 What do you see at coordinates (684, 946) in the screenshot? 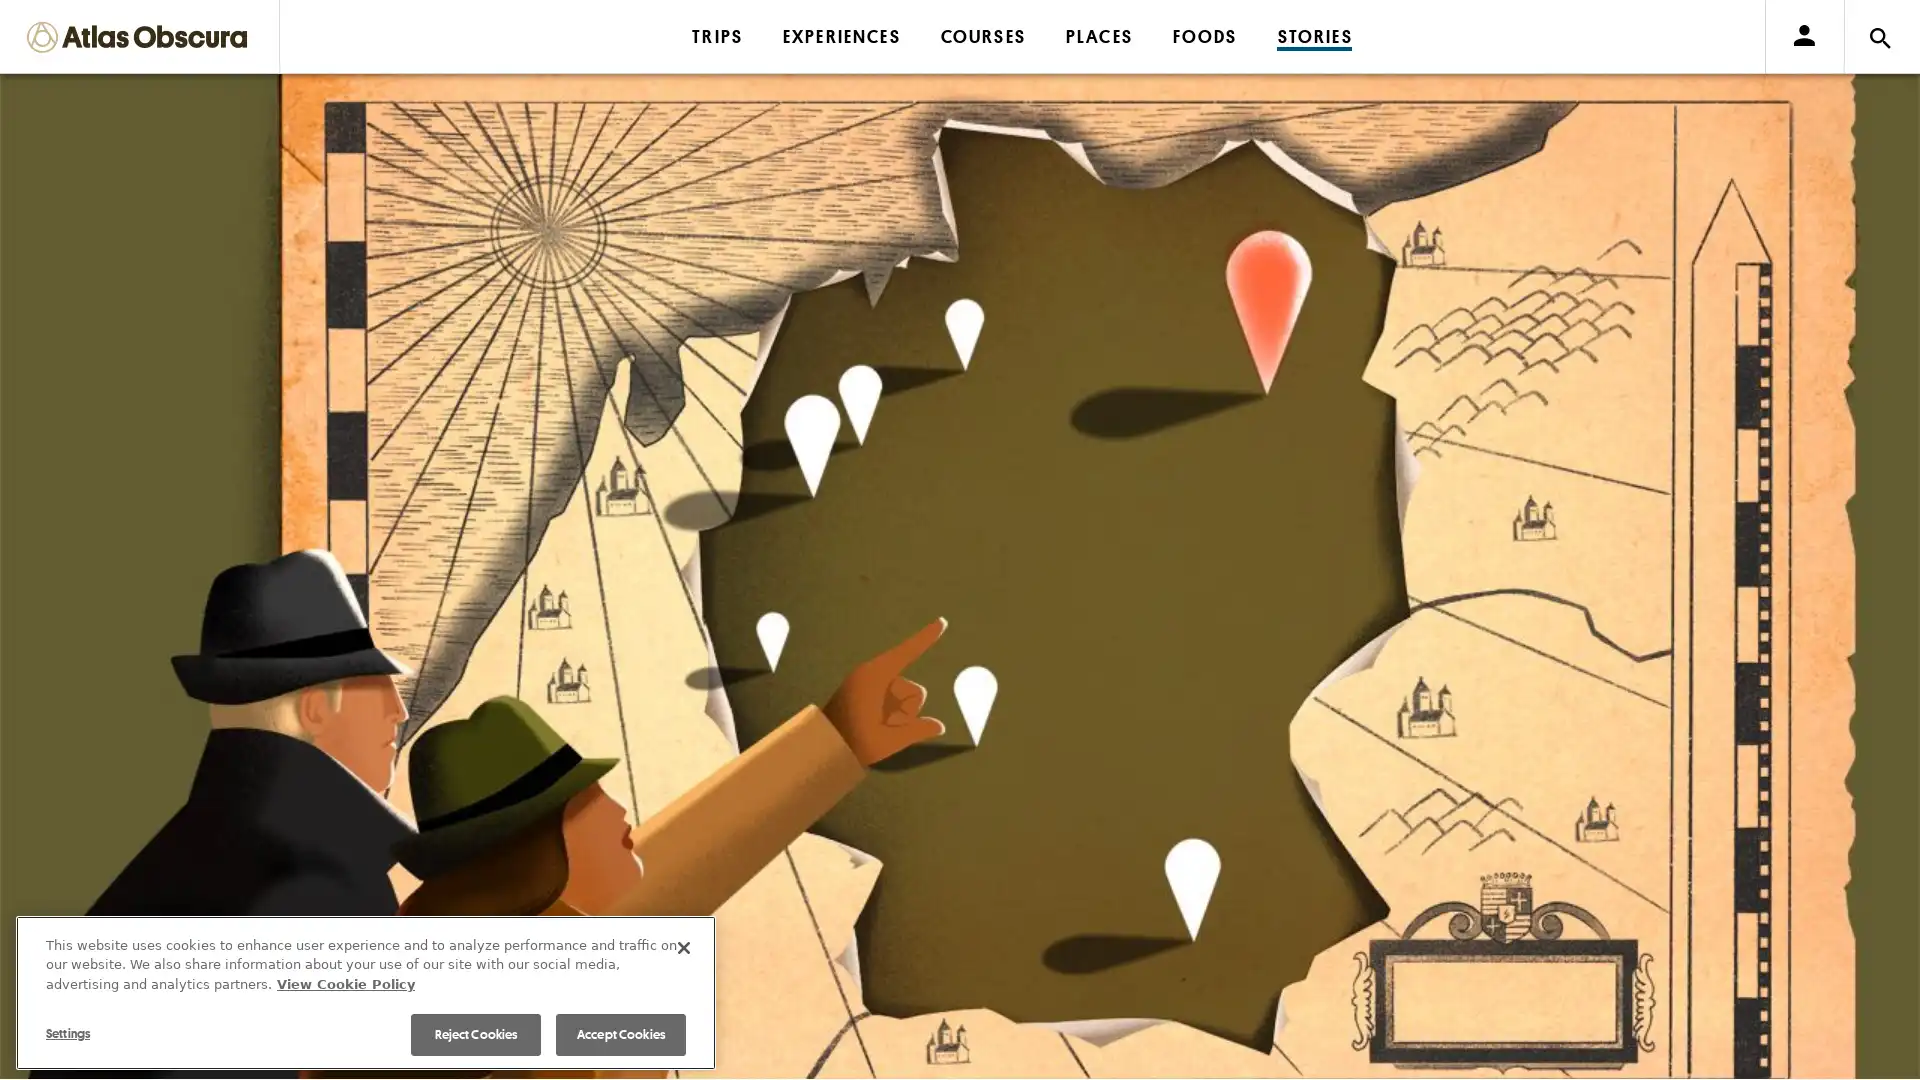
I see `Close` at bounding box center [684, 946].